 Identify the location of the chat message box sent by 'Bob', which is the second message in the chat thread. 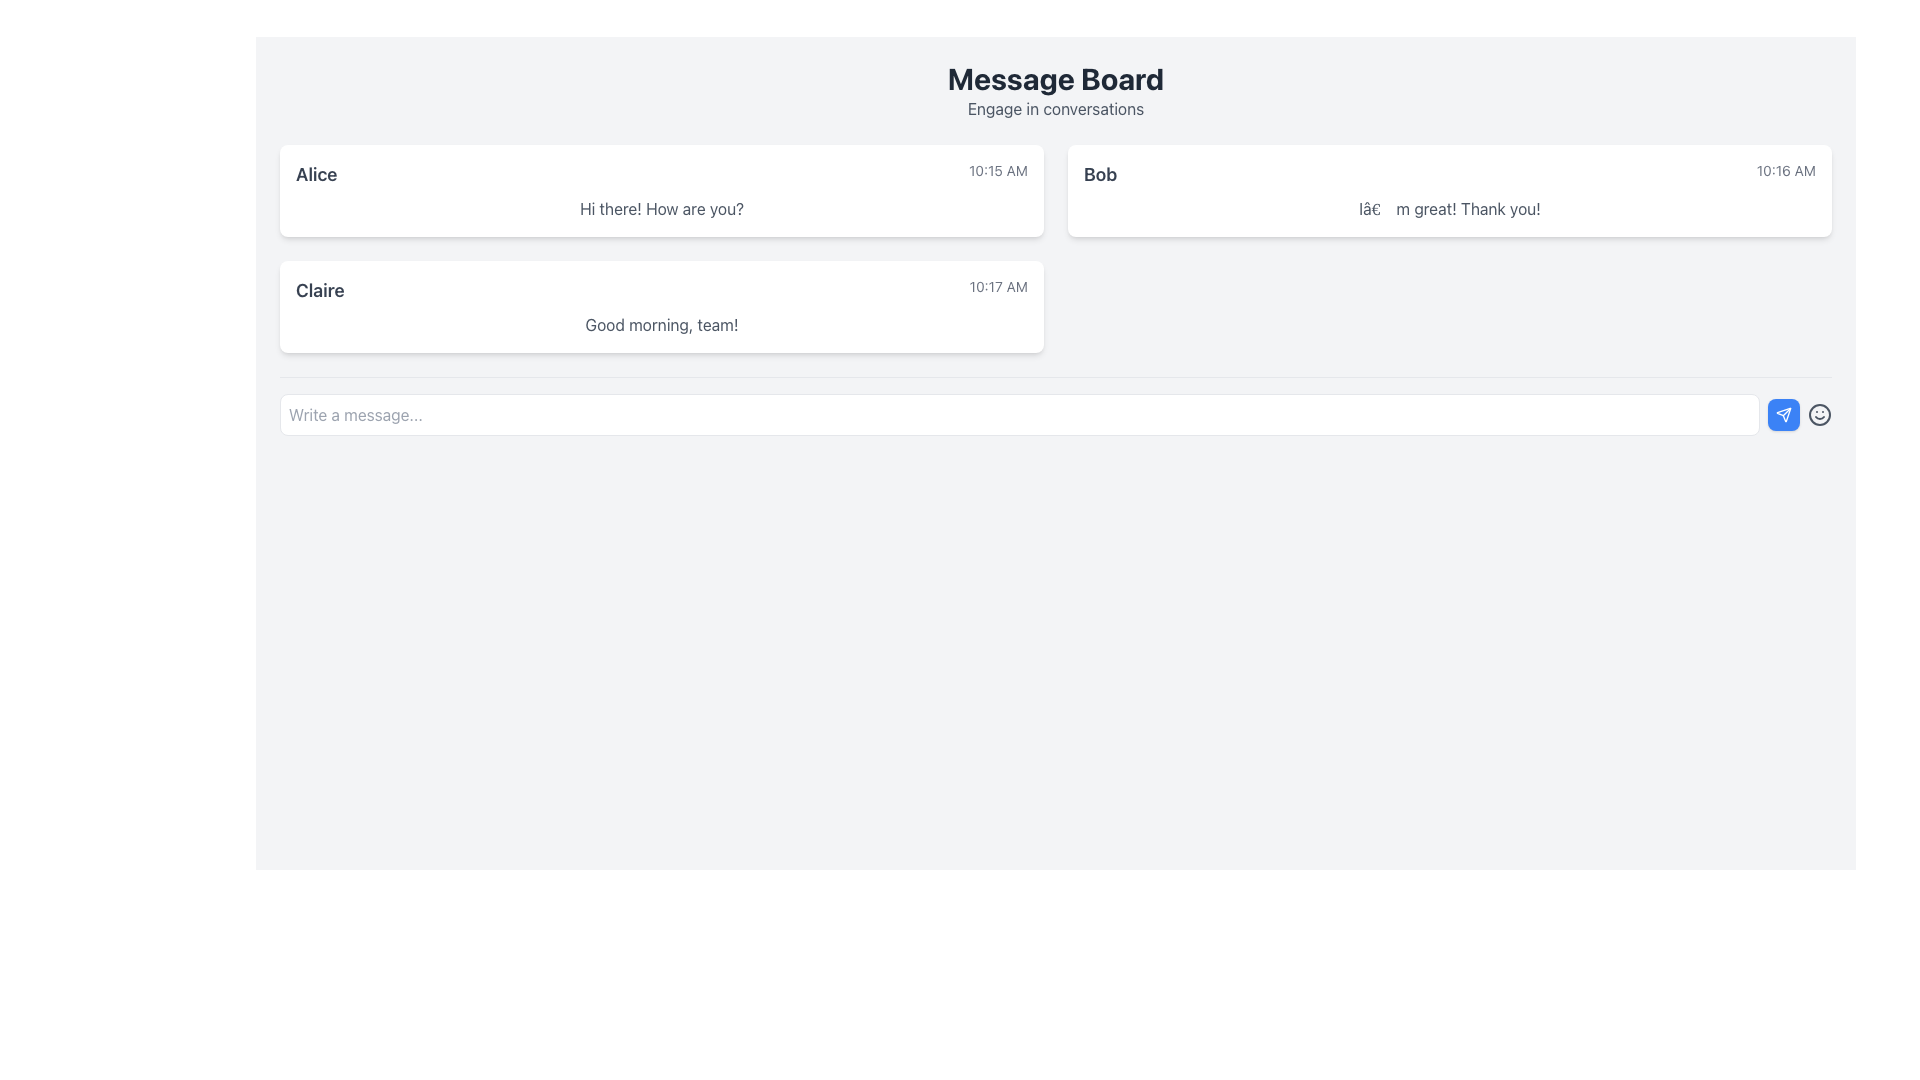
(1449, 191).